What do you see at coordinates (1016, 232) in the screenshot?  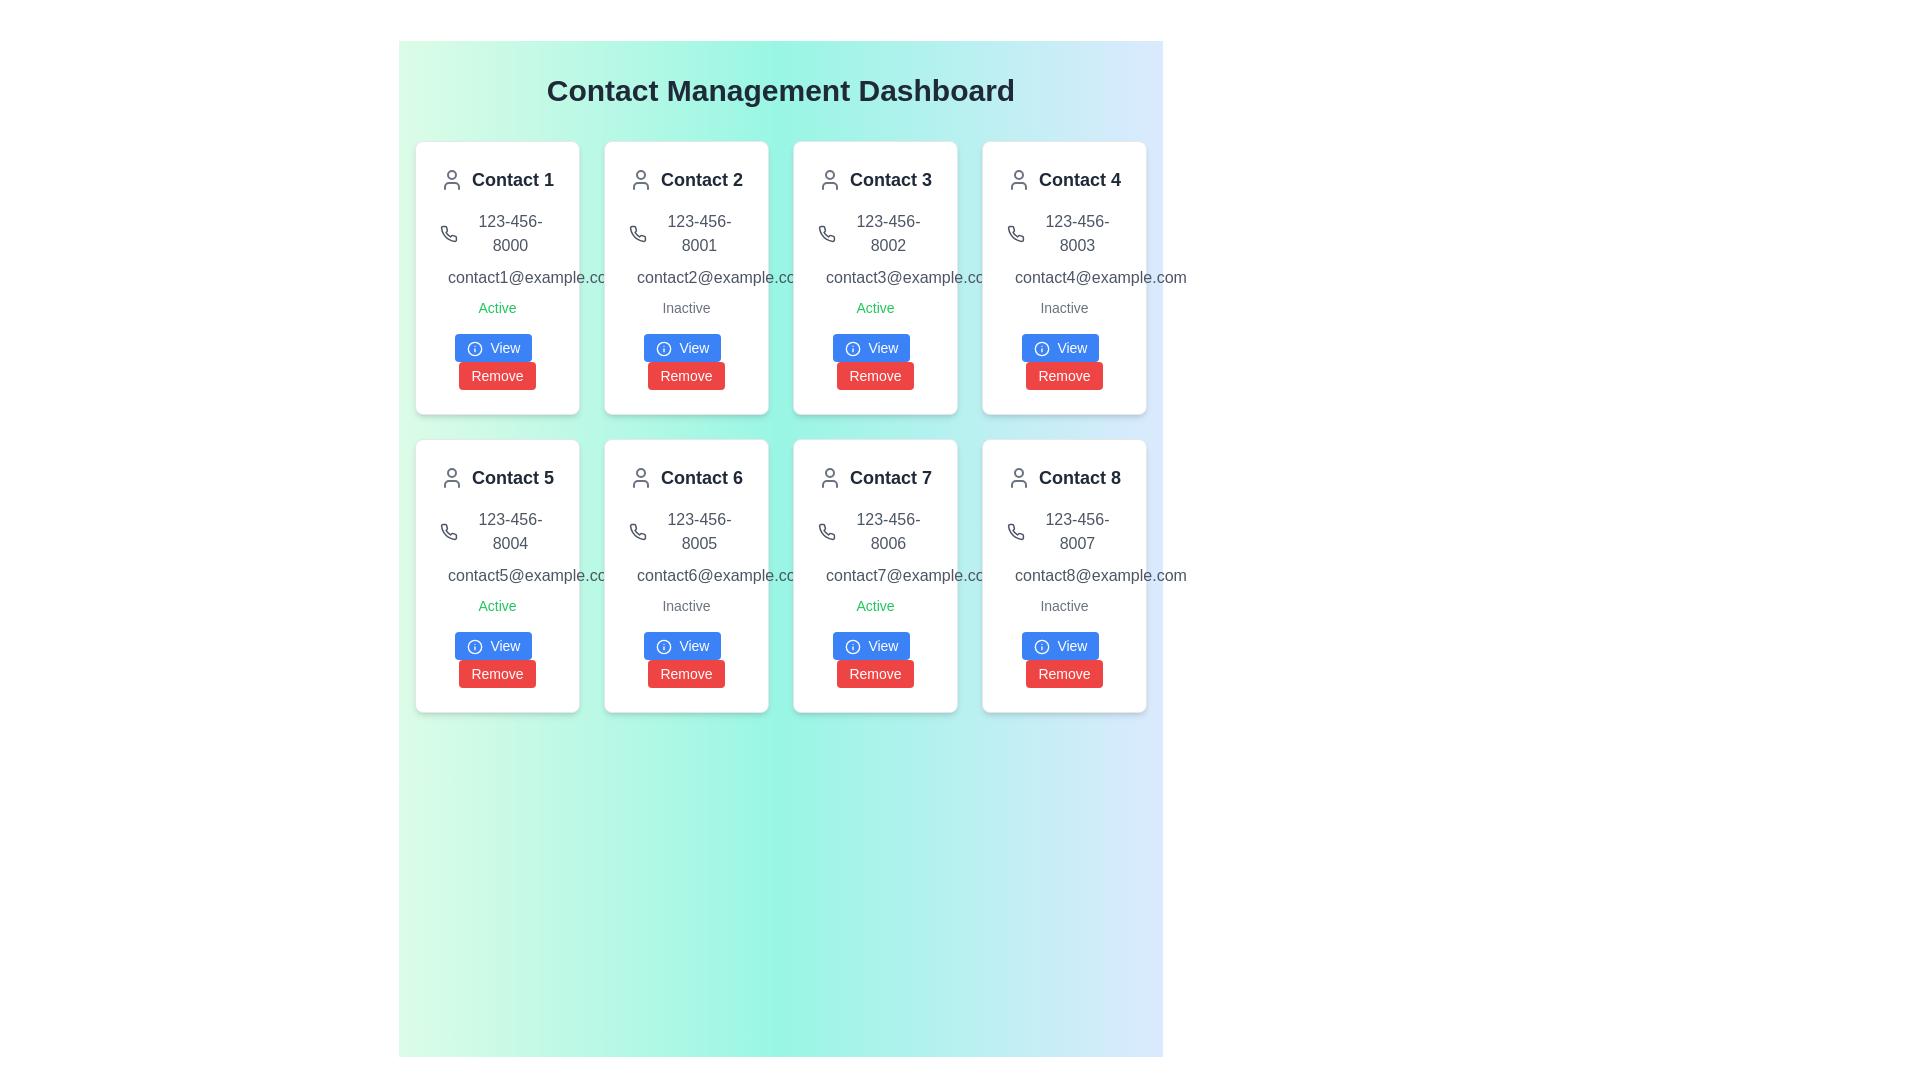 I see `the telephone icon located in the 'Contact 4' card, which is in the fourth column of the first row in the grid layout` at bounding box center [1016, 232].